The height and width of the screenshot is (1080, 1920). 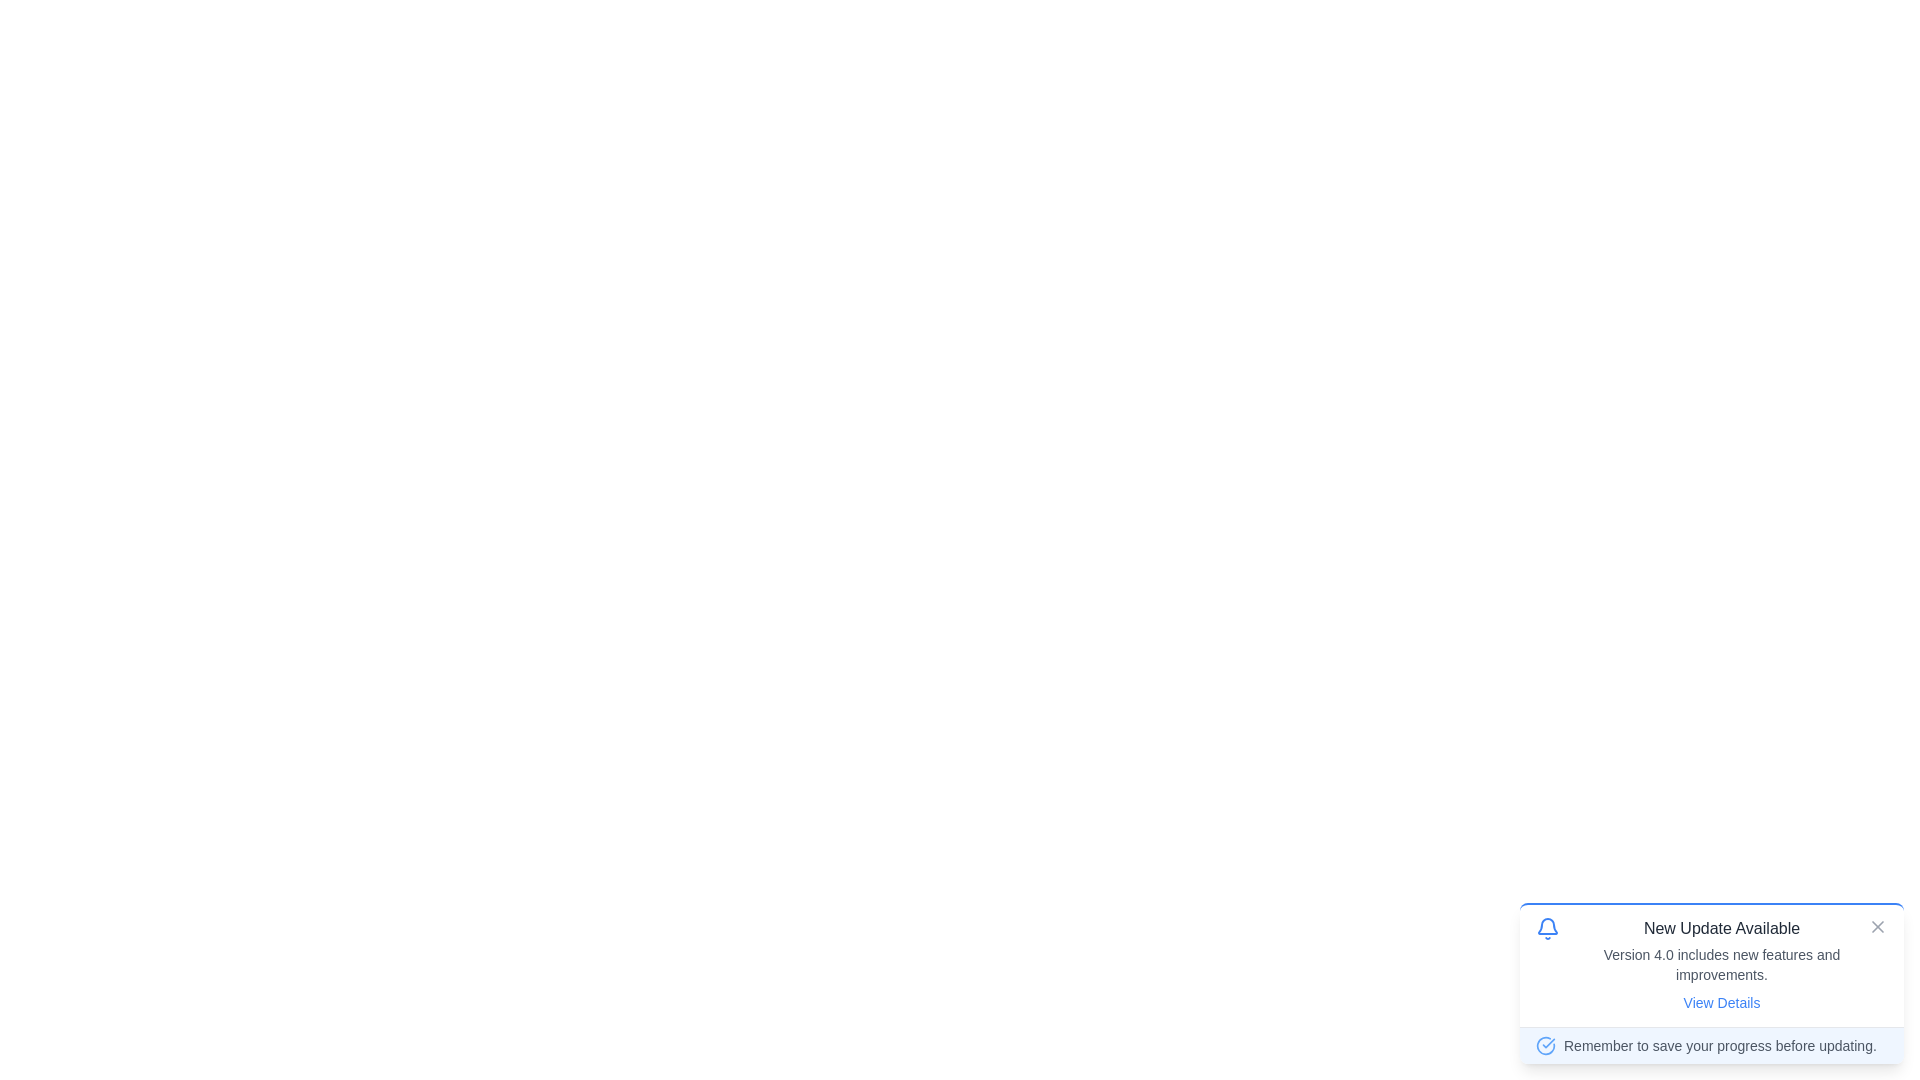 I want to click on the blue-colored text link labeled 'View Details' located under the notification panel, so click(x=1721, y=1002).